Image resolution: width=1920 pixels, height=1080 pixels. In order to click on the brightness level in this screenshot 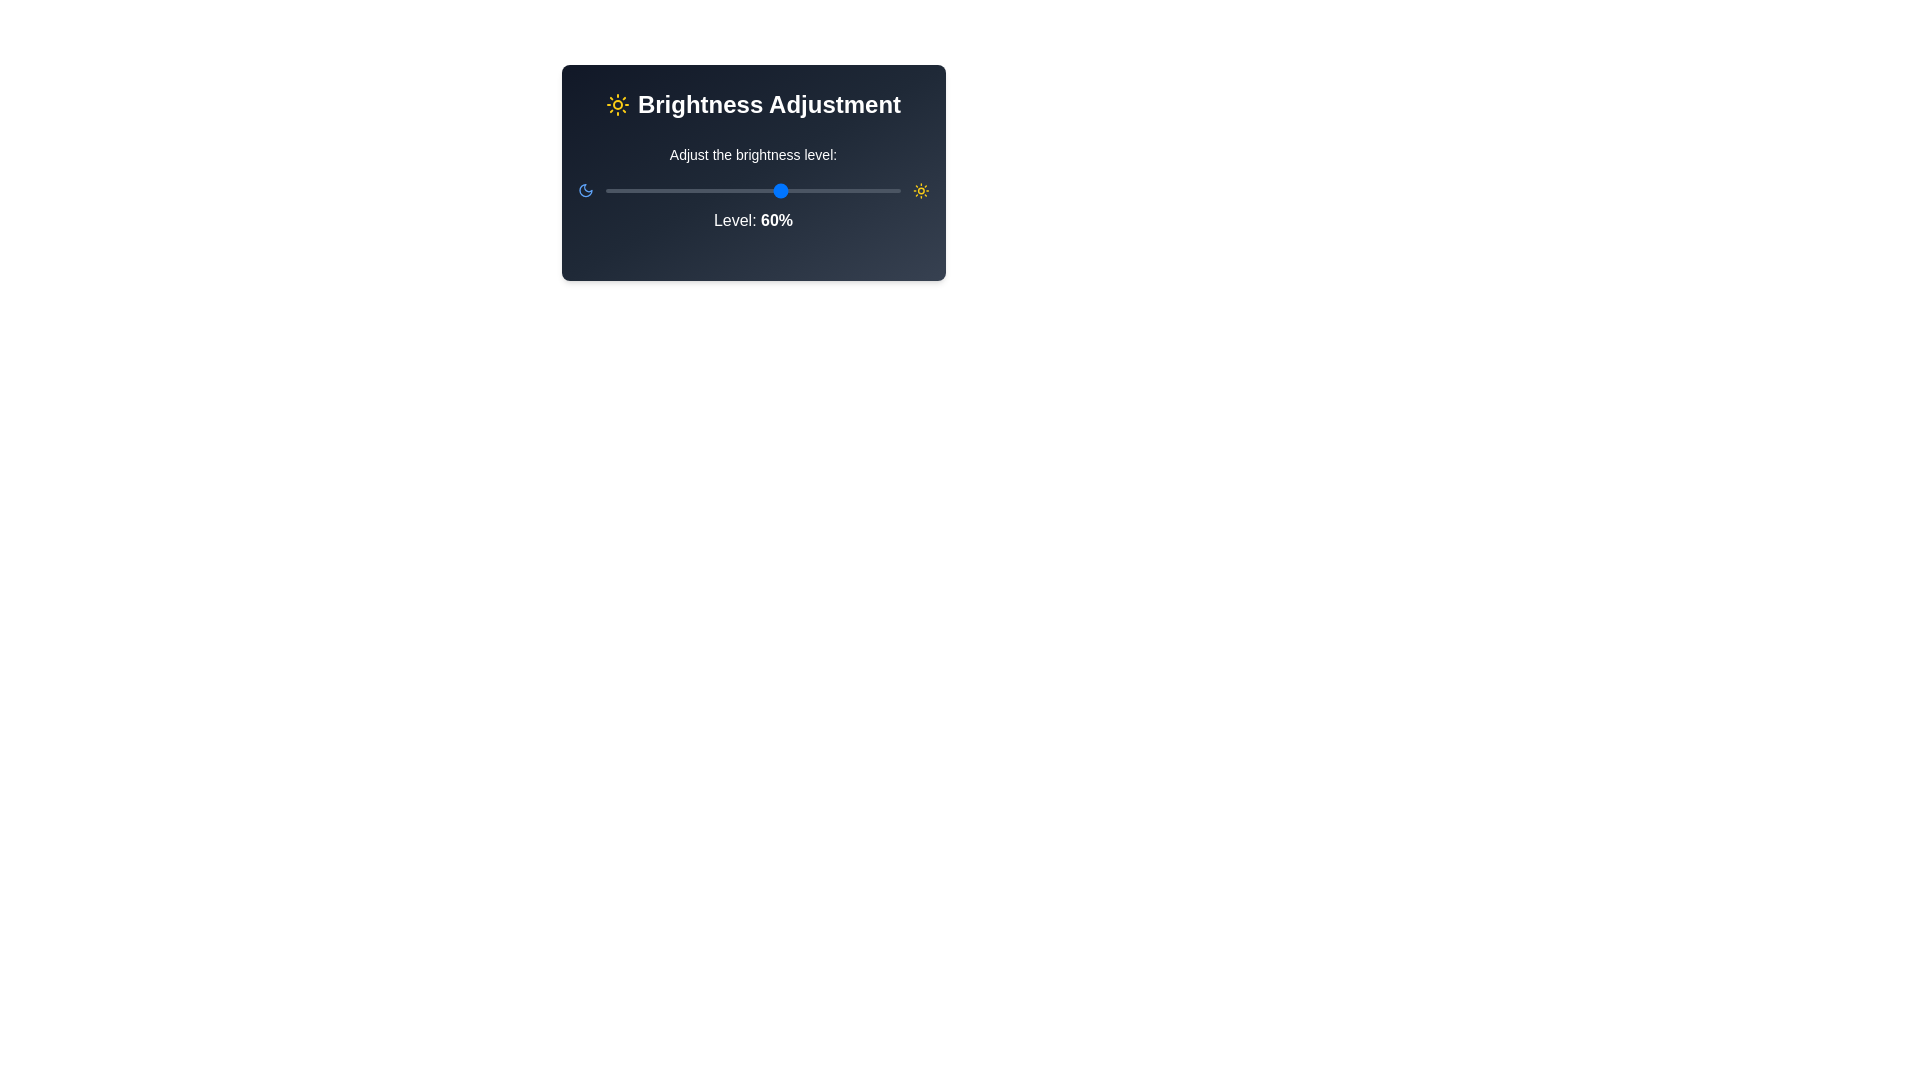, I will do `click(830, 191)`.